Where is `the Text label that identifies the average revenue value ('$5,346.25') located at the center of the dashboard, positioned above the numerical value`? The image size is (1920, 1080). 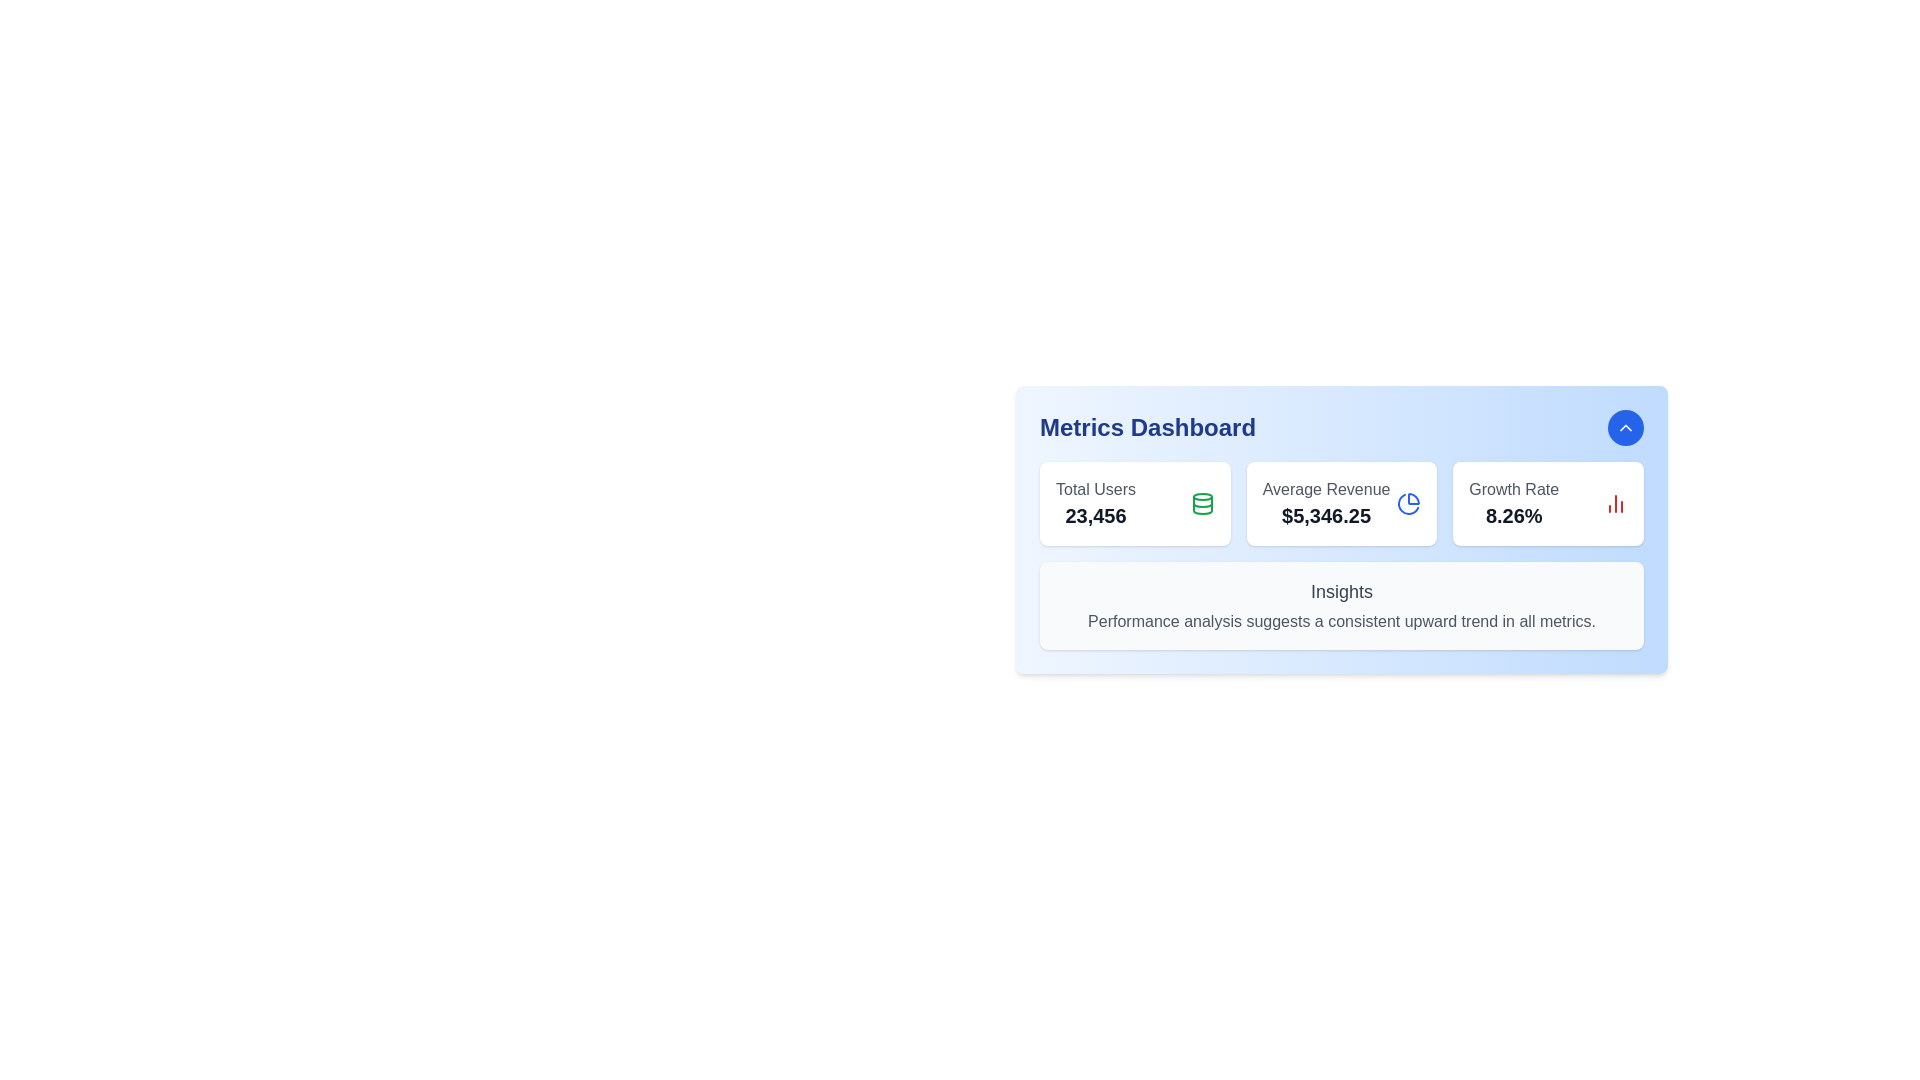 the Text label that identifies the average revenue value ('$5,346.25') located at the center of the dashboard, positioned above the numerical value is located at coordinates (1326, 489).